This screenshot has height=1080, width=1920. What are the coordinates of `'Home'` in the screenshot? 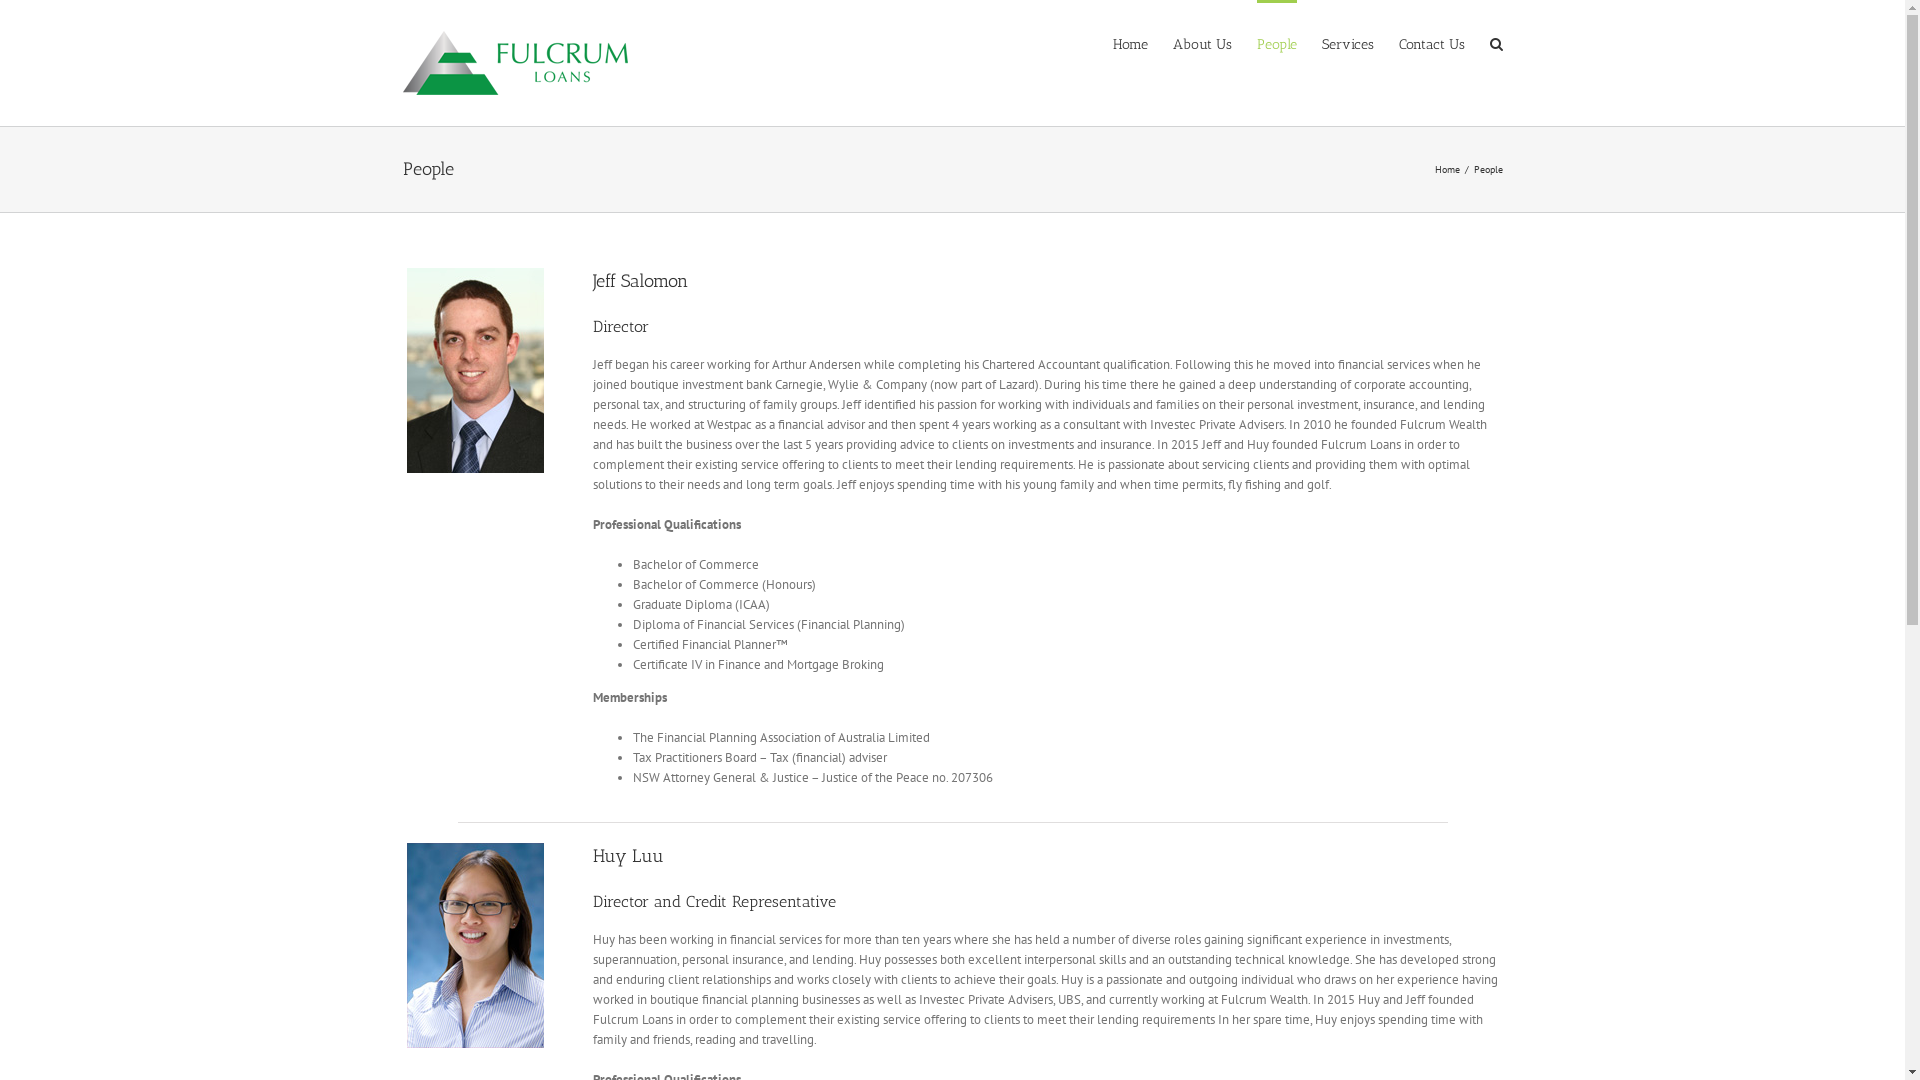 It's located at (1433, 168).